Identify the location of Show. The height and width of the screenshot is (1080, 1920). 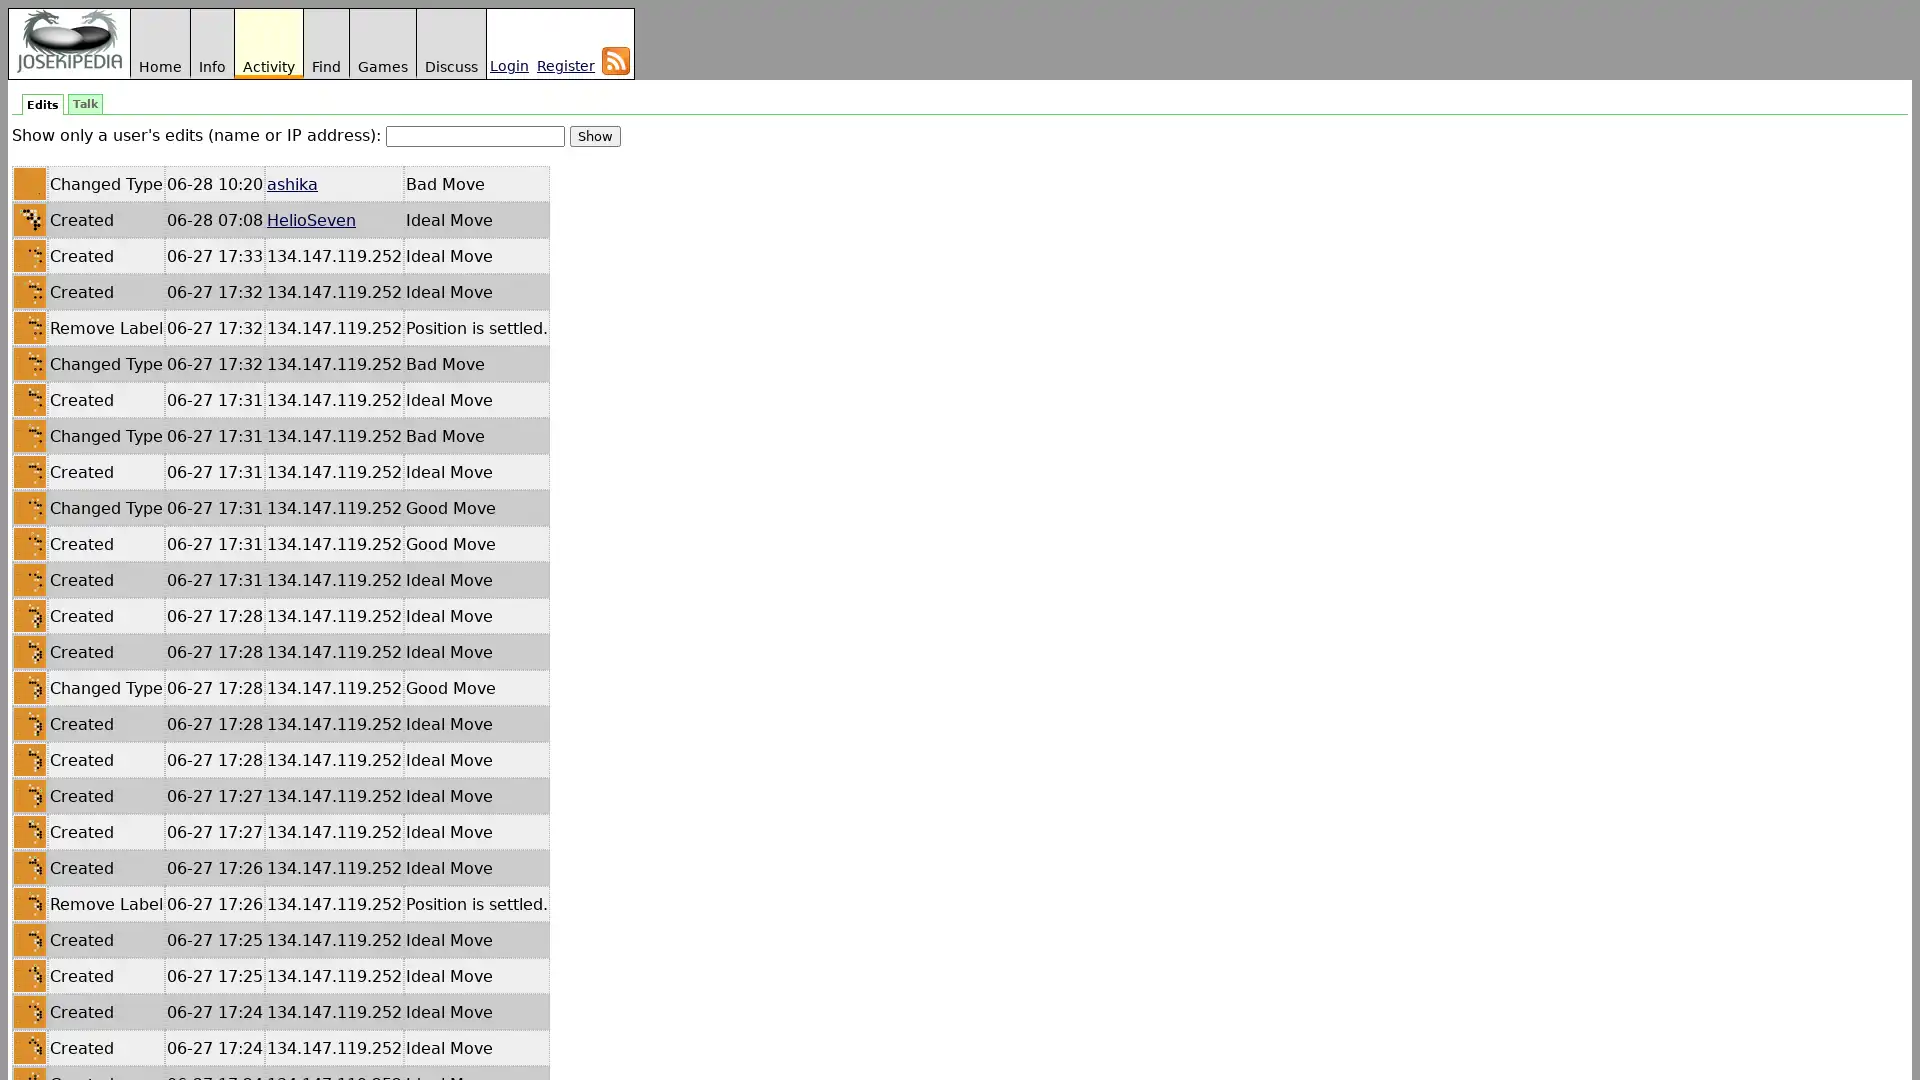
(594, 135).